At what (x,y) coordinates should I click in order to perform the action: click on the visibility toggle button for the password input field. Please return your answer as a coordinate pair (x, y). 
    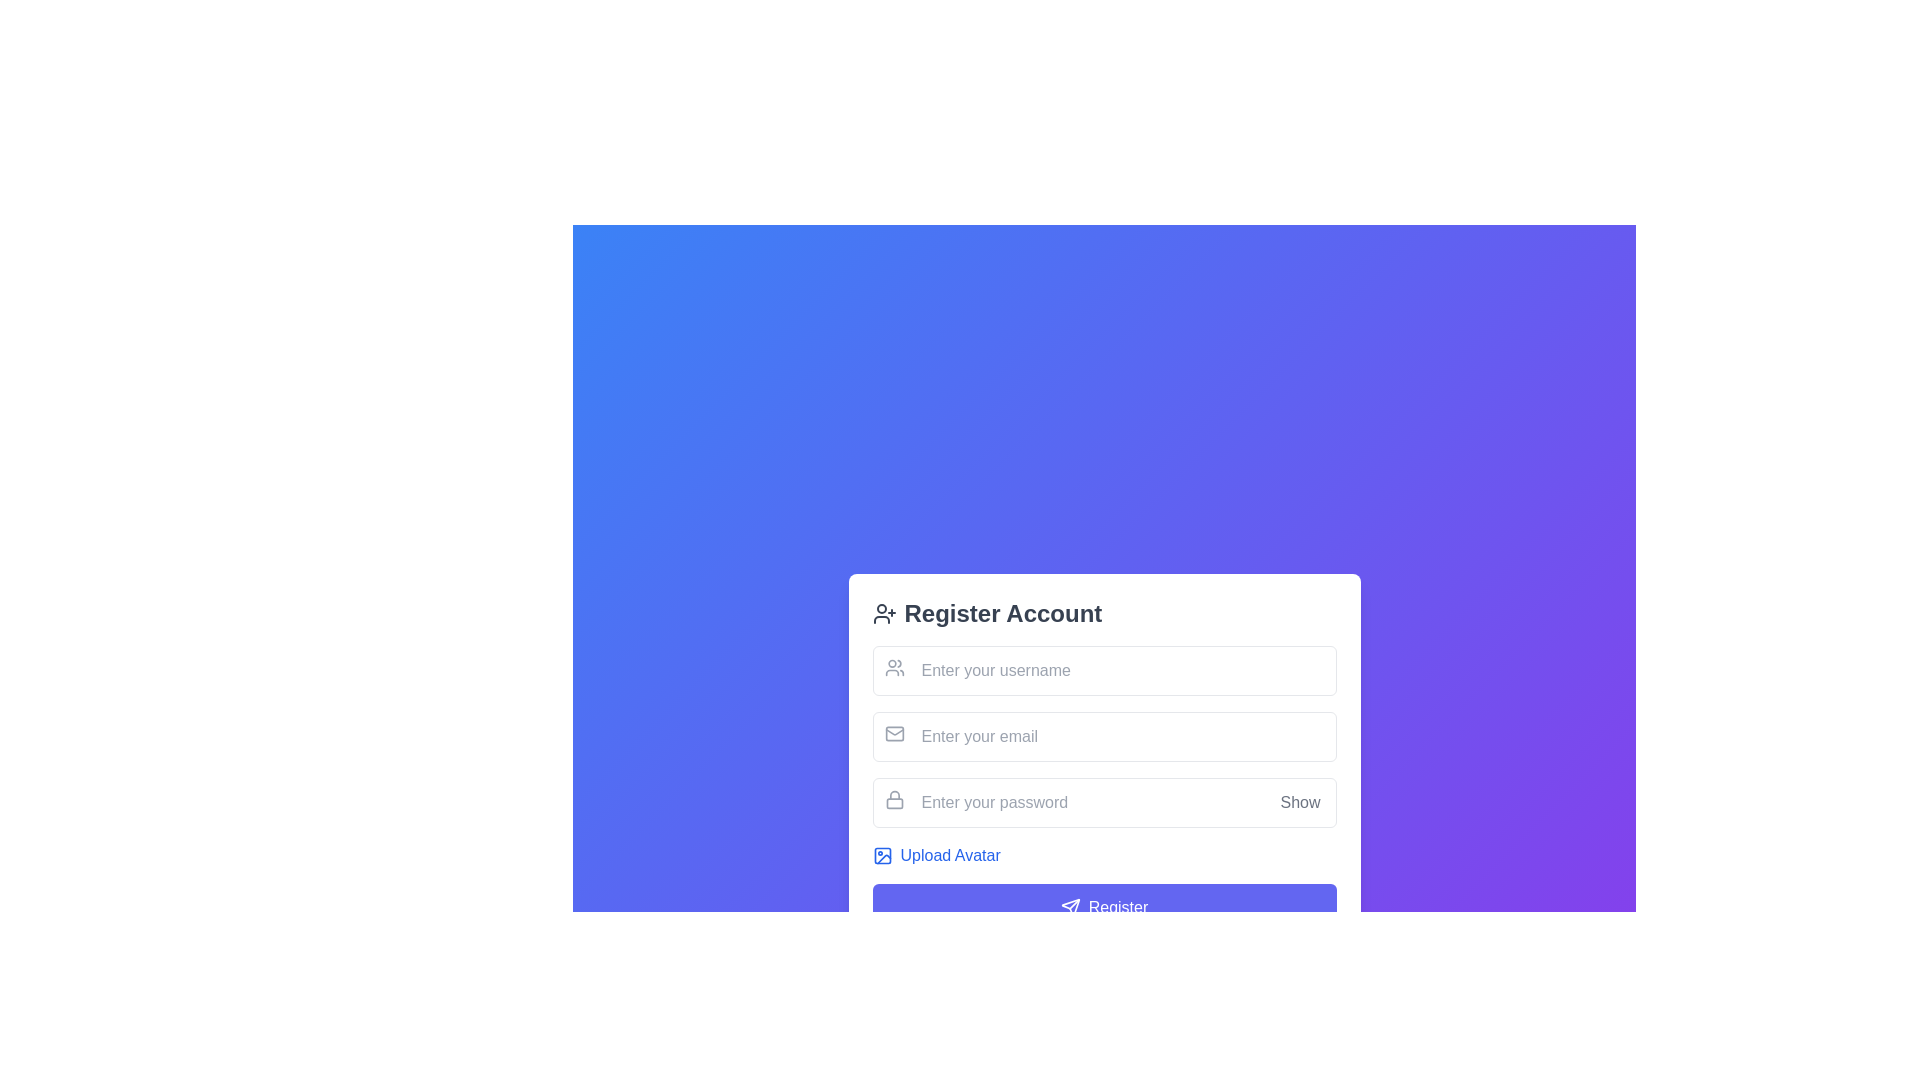
    Looking at the image, I should click on (1300, 801).